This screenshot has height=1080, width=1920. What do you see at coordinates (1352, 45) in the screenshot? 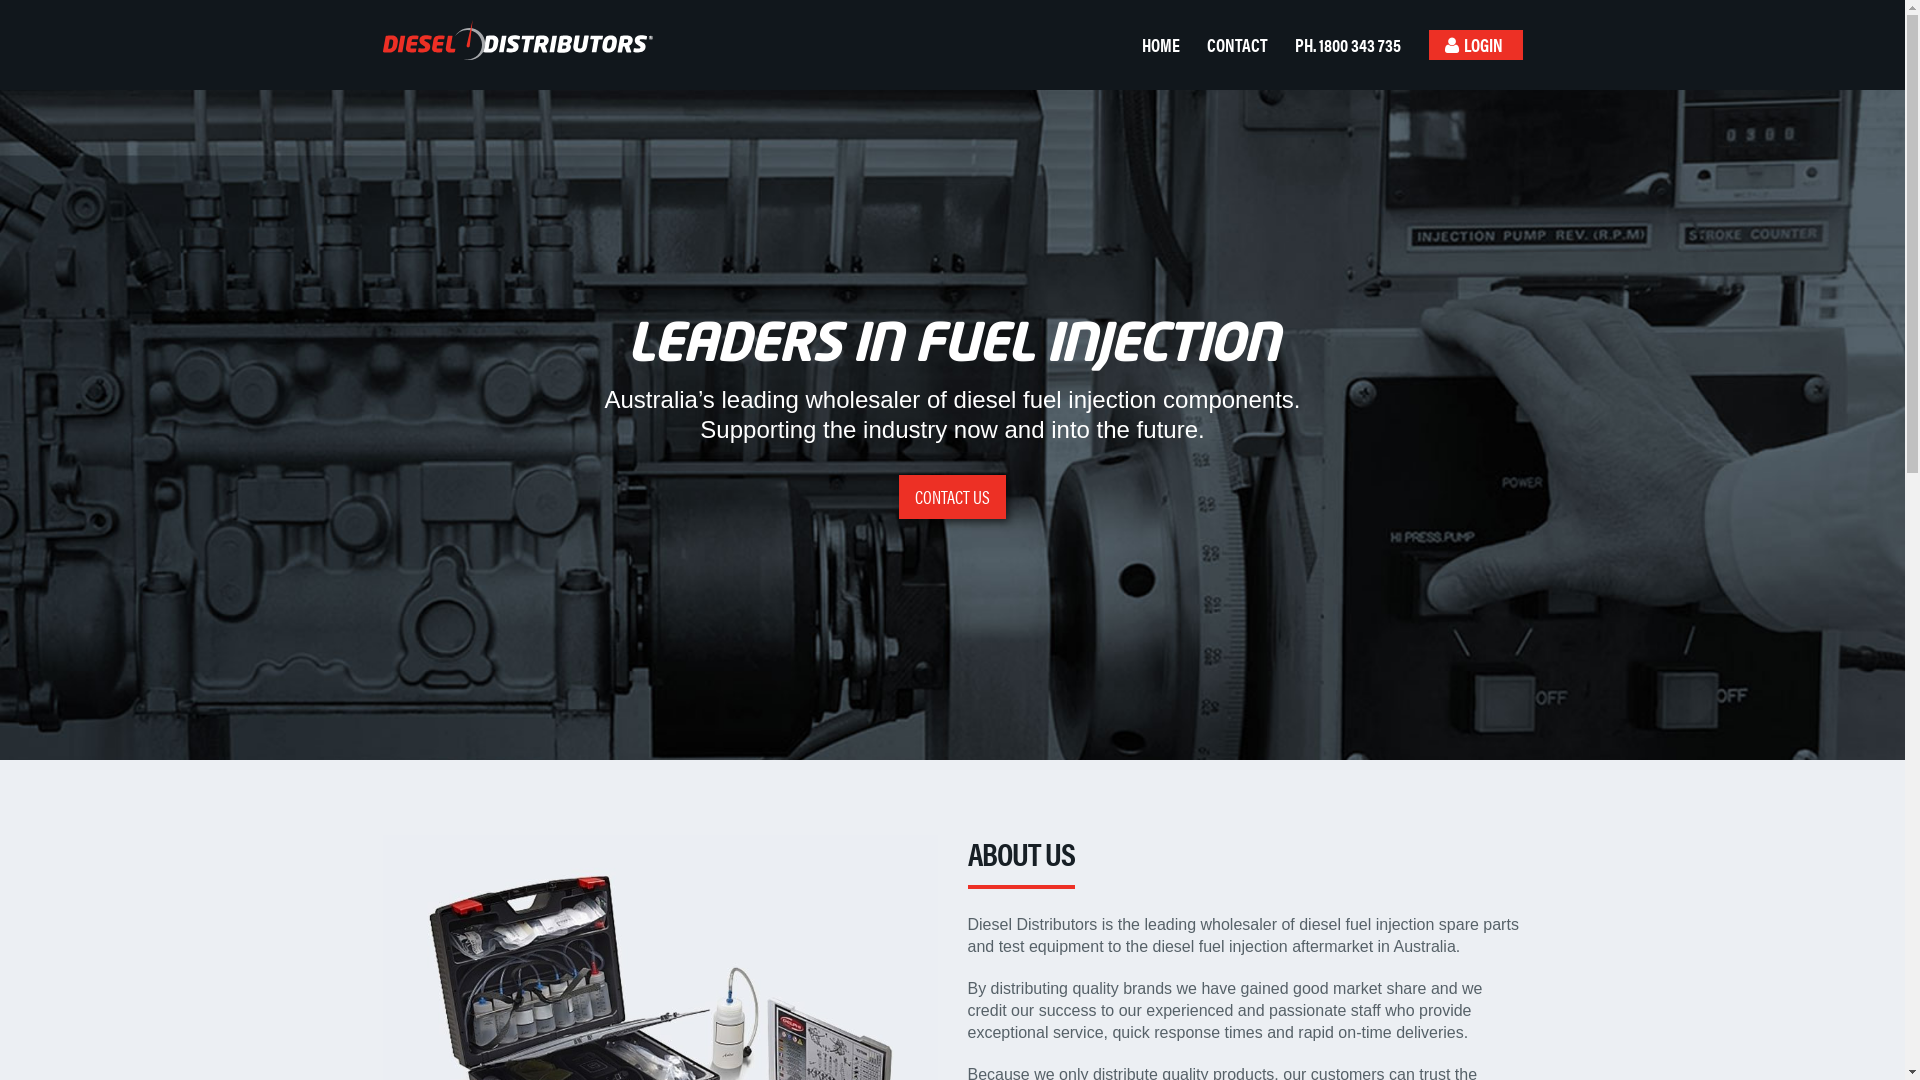
I see `'PH. 1800 343 735'` at bounding box center [1352, 45].